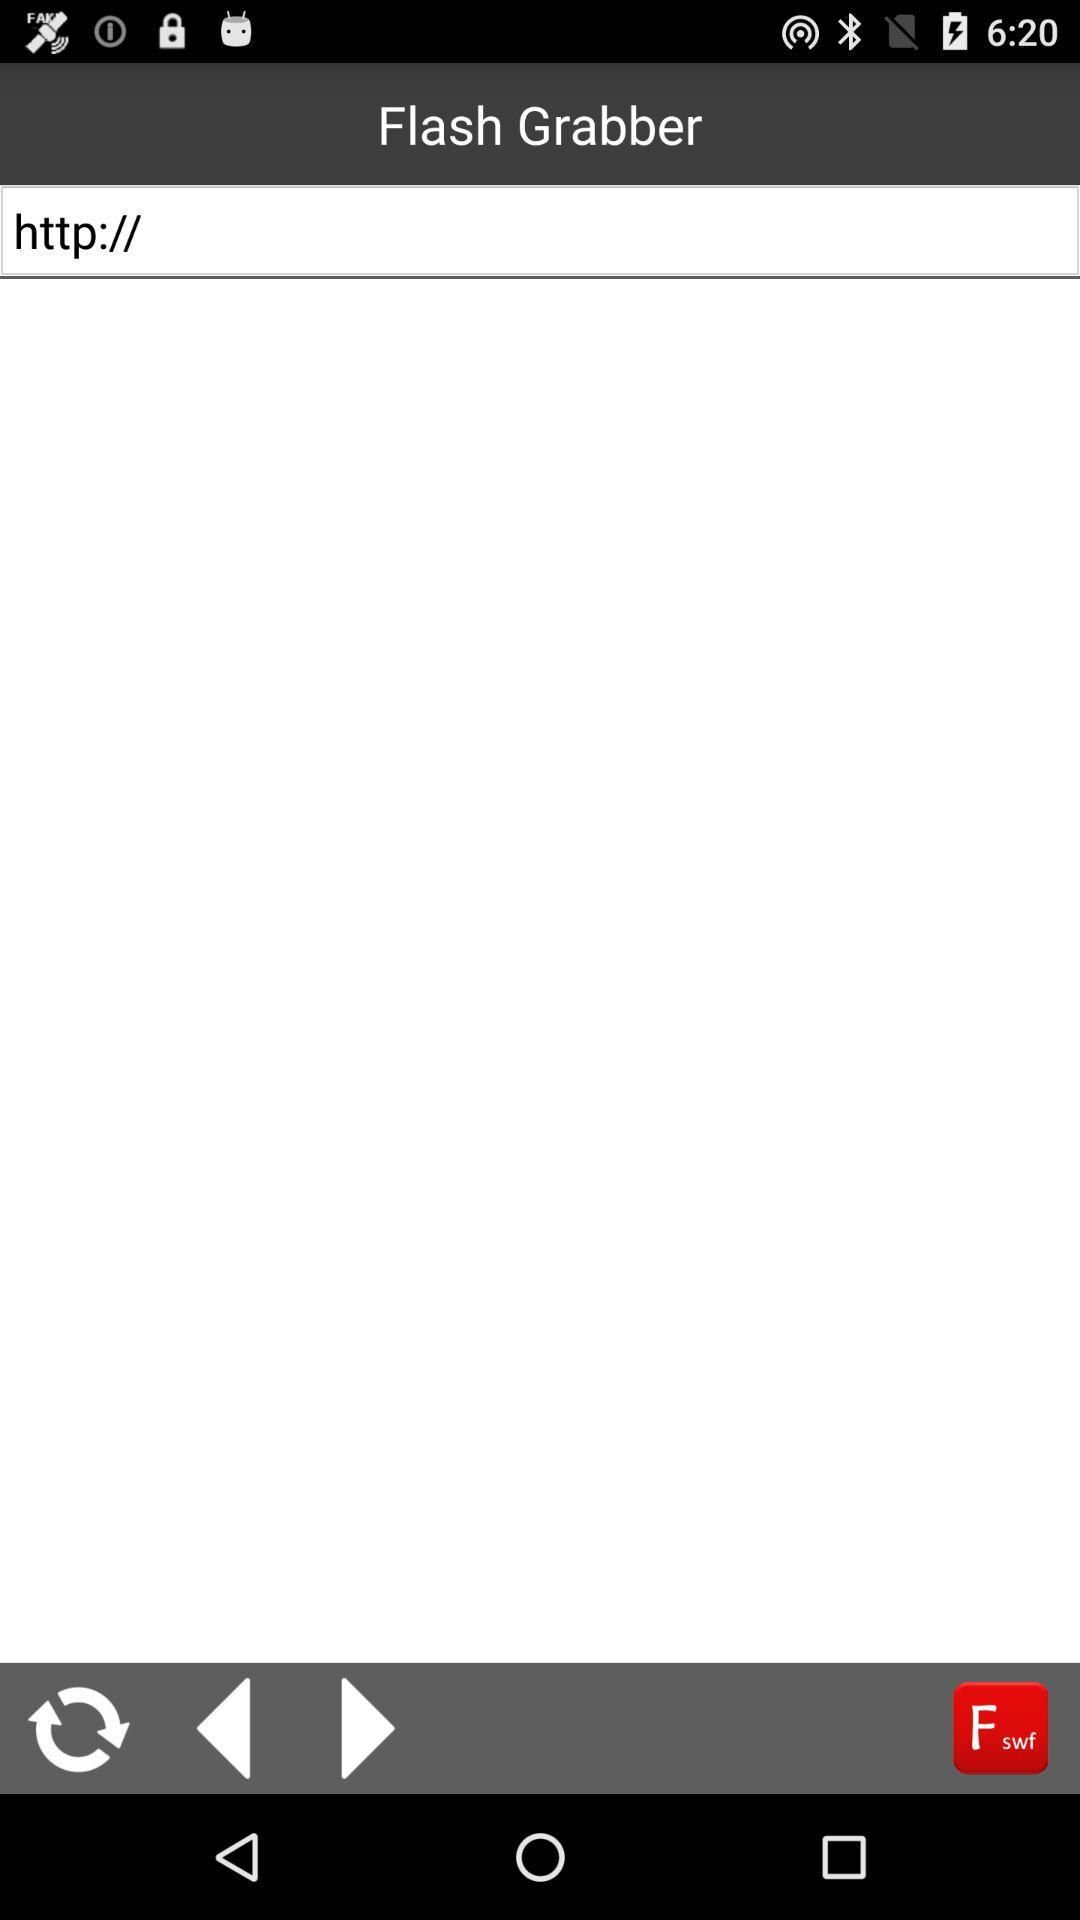 The height and width of the screenshot is (1920, 1080). What do you see at coordinates (368, 1727) in the screenshot?
I see `next page` at bounding box center [368, 1727].